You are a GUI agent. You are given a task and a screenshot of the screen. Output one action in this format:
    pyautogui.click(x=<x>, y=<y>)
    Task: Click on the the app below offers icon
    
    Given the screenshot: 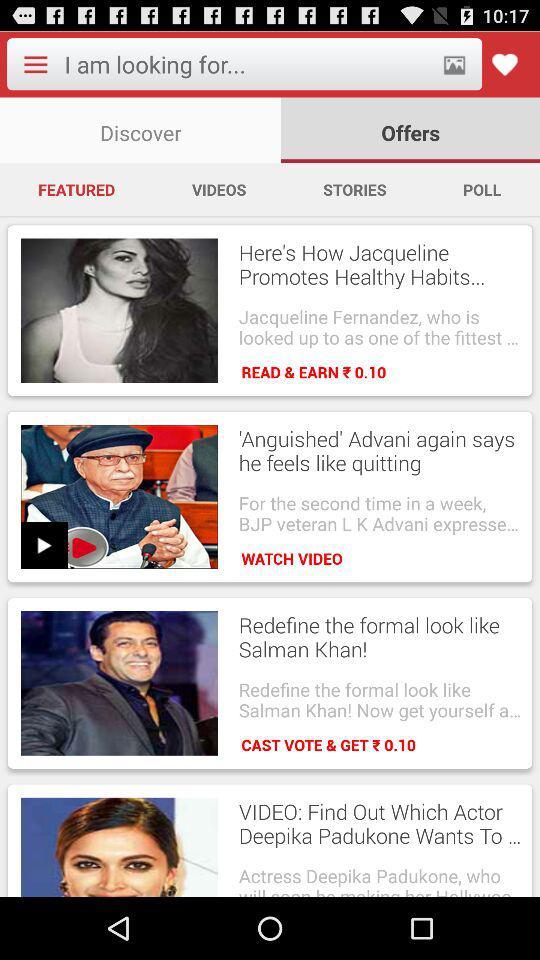 What is the action you would take?
    pyautogui.click(x=481, y=189)
    